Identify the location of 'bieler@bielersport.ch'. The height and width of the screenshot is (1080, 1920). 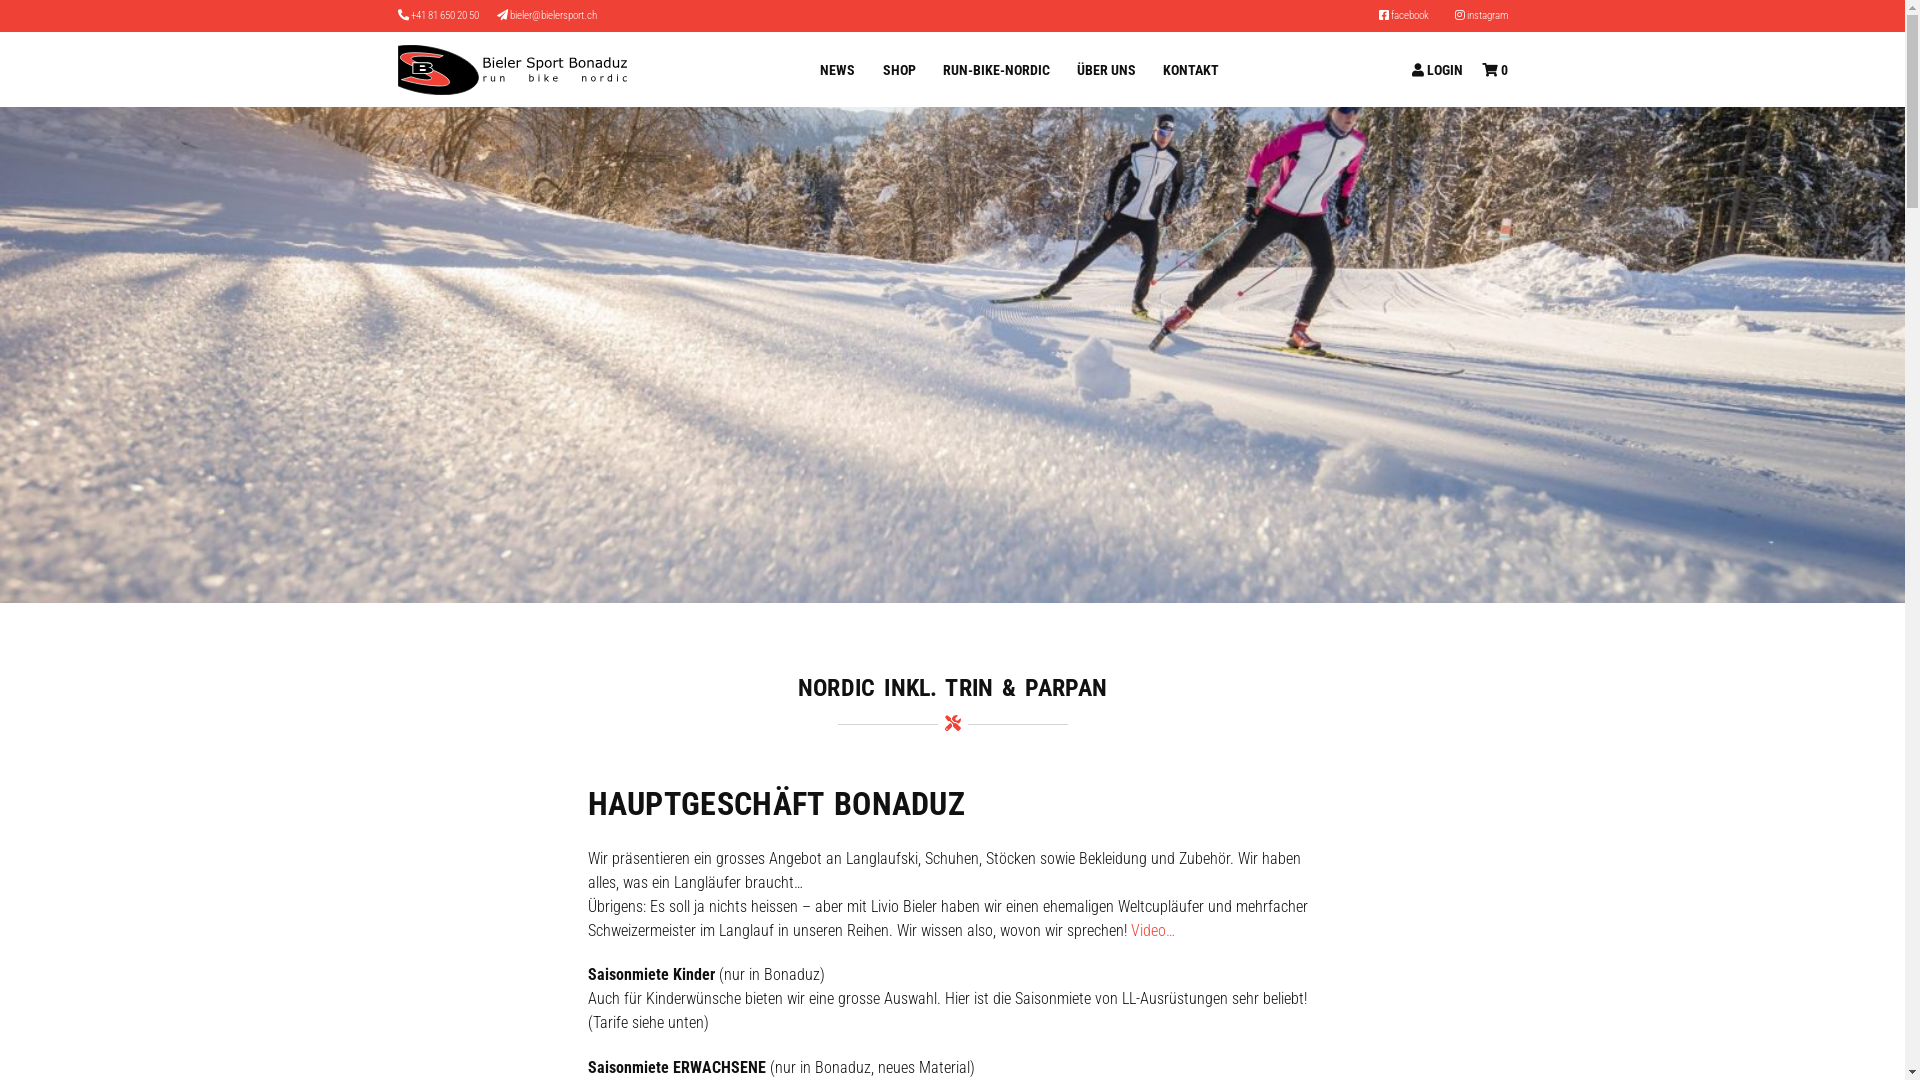
(553, 15).